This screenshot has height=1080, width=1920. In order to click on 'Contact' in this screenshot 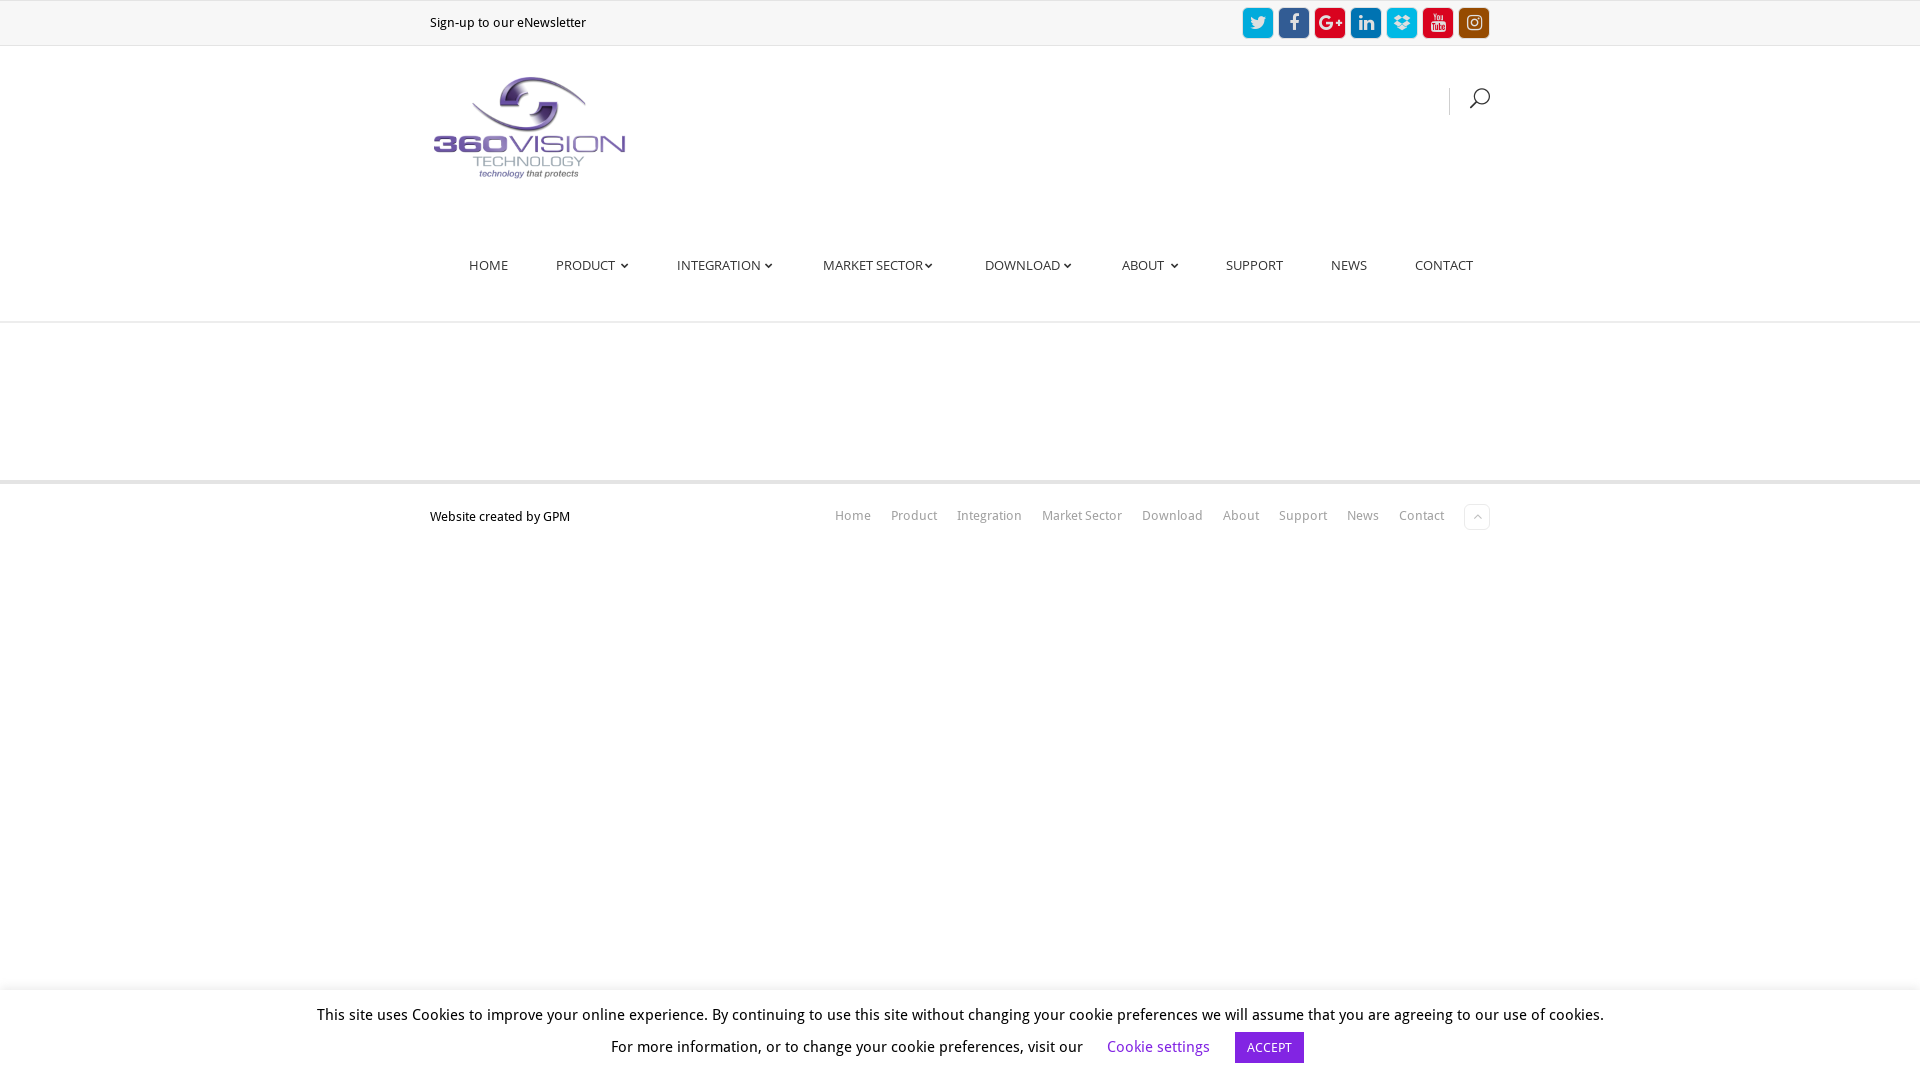, I will do `click(1420, 514)`.